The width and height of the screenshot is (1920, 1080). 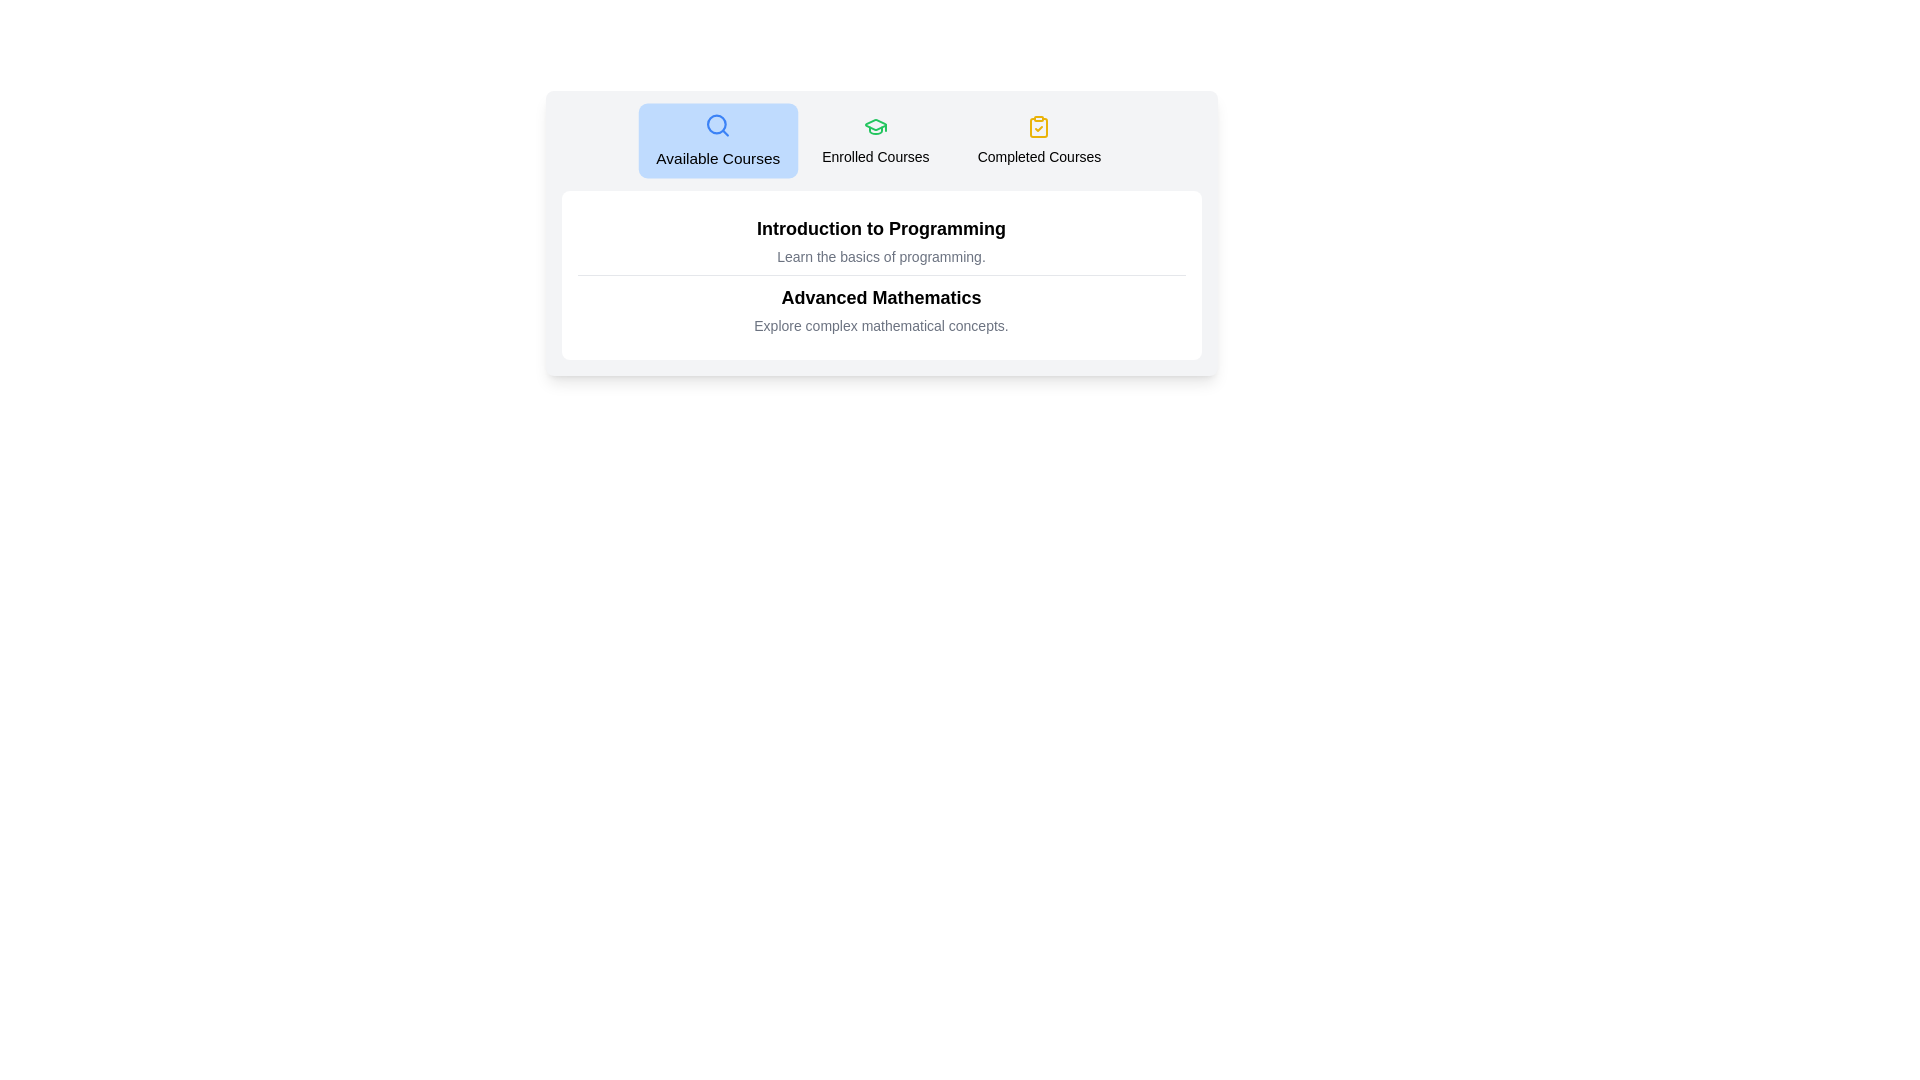 What do you see at coordinates (875, 140) in the screenshot?
I see `the tab labeled Enrolled Courses to preview its effect` at bounding box center [875, 140].